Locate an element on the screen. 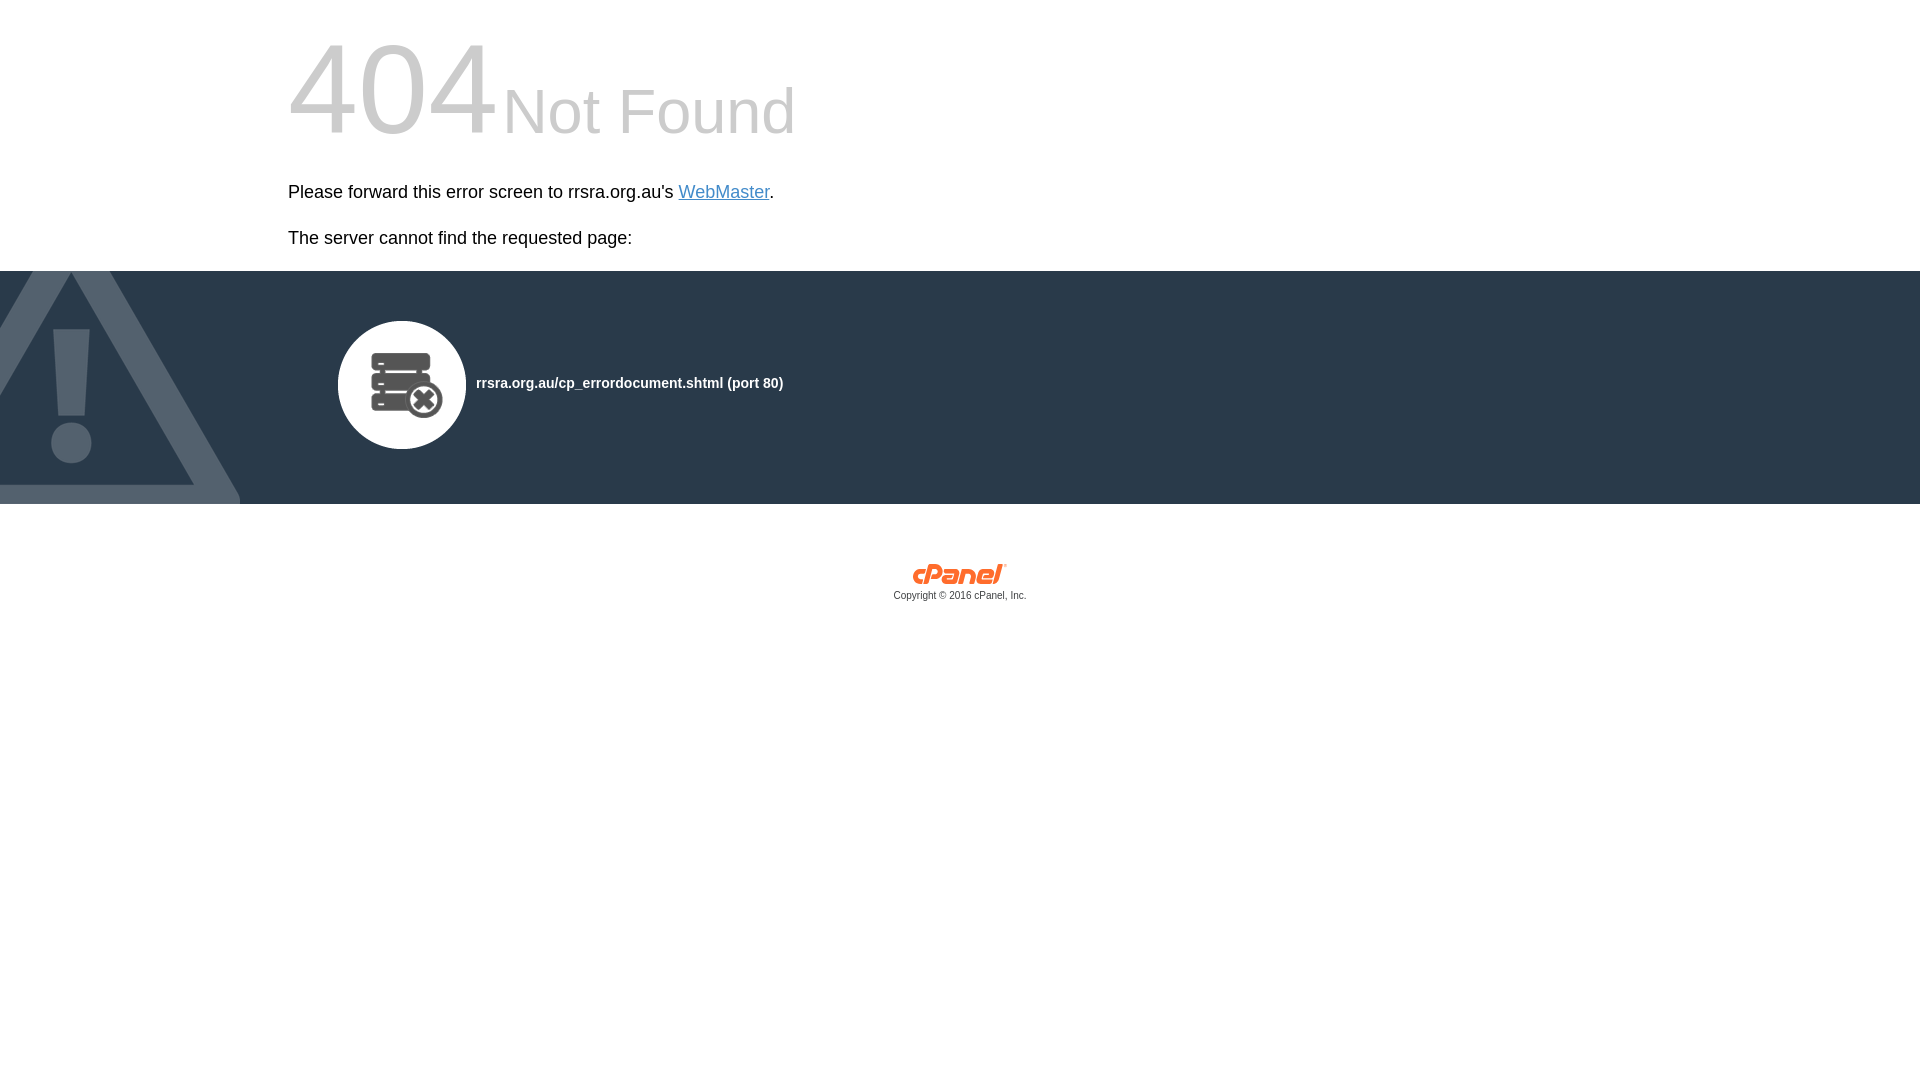 The width and height of the screenshot is (1920, 1080). 'WebMaster' is located at coordinates (723, 192).